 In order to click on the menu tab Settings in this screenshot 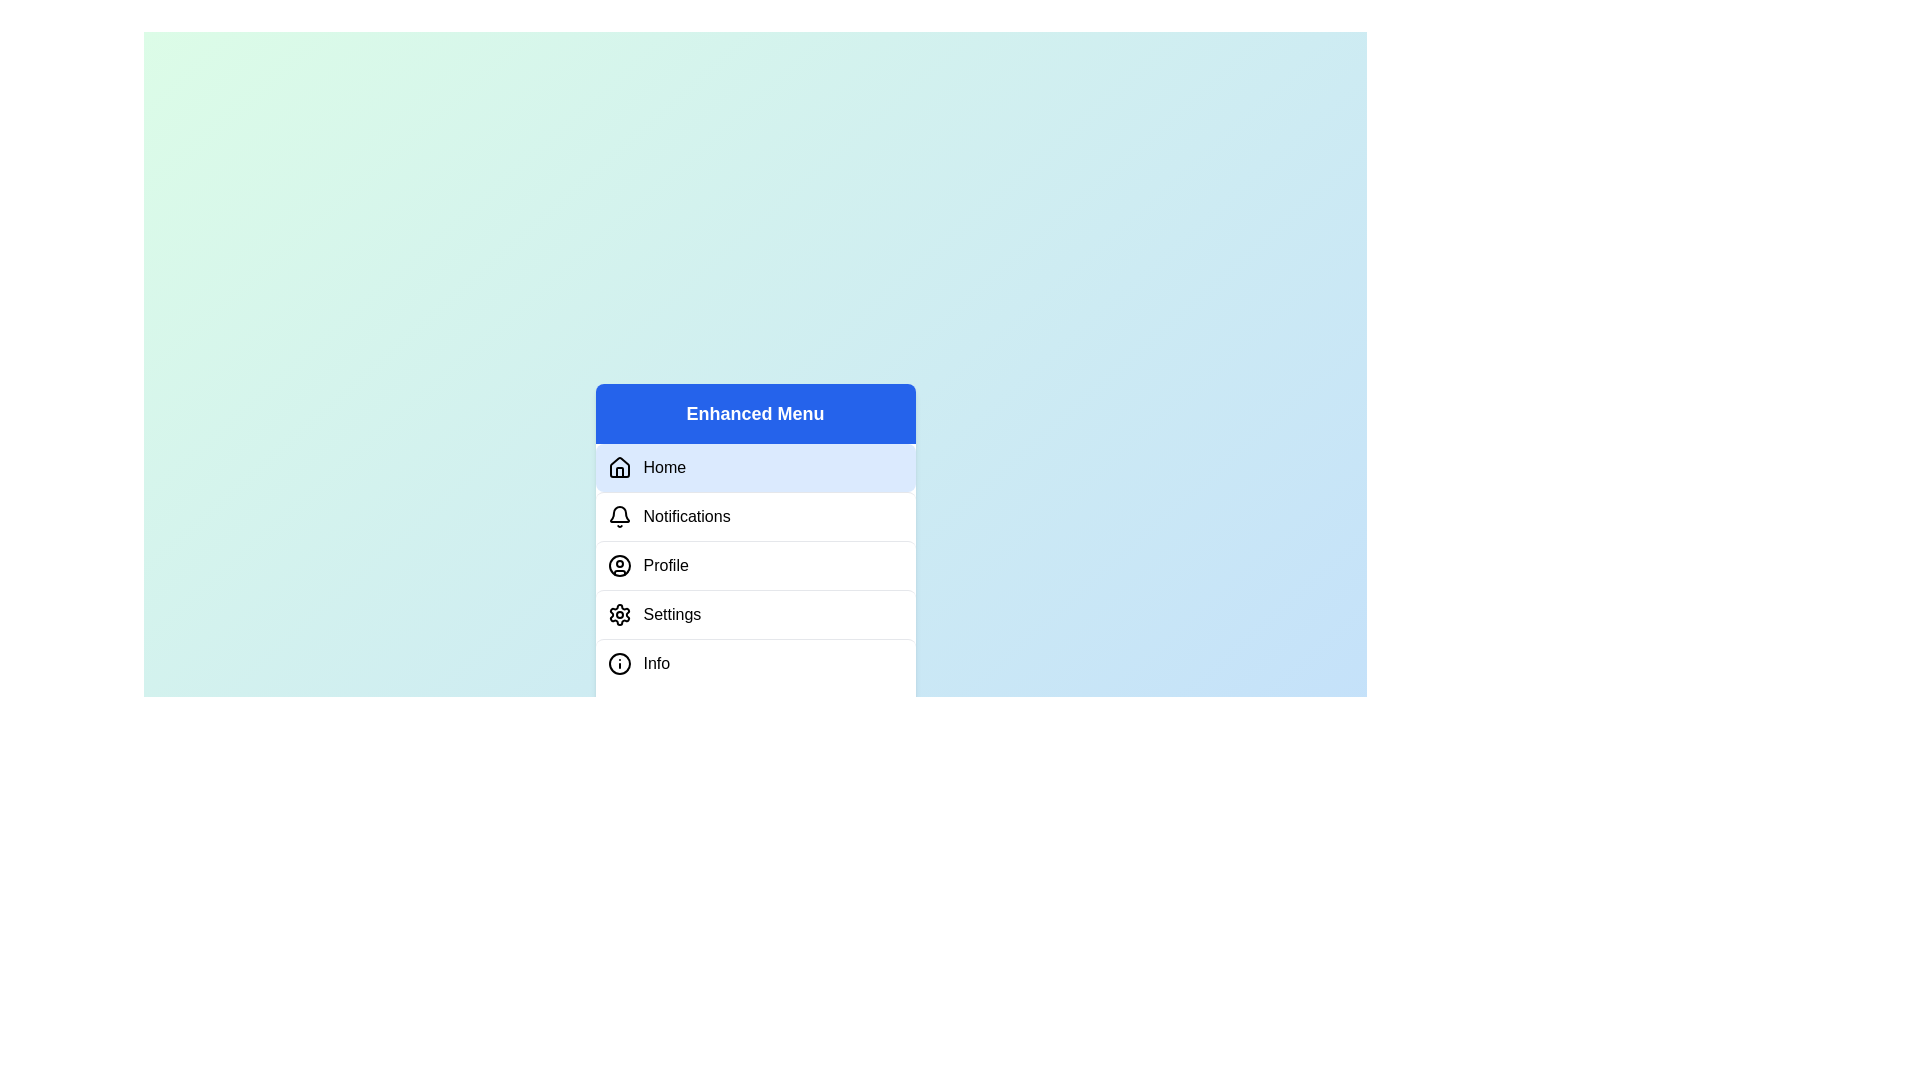, I will do `click(754, 613)`.